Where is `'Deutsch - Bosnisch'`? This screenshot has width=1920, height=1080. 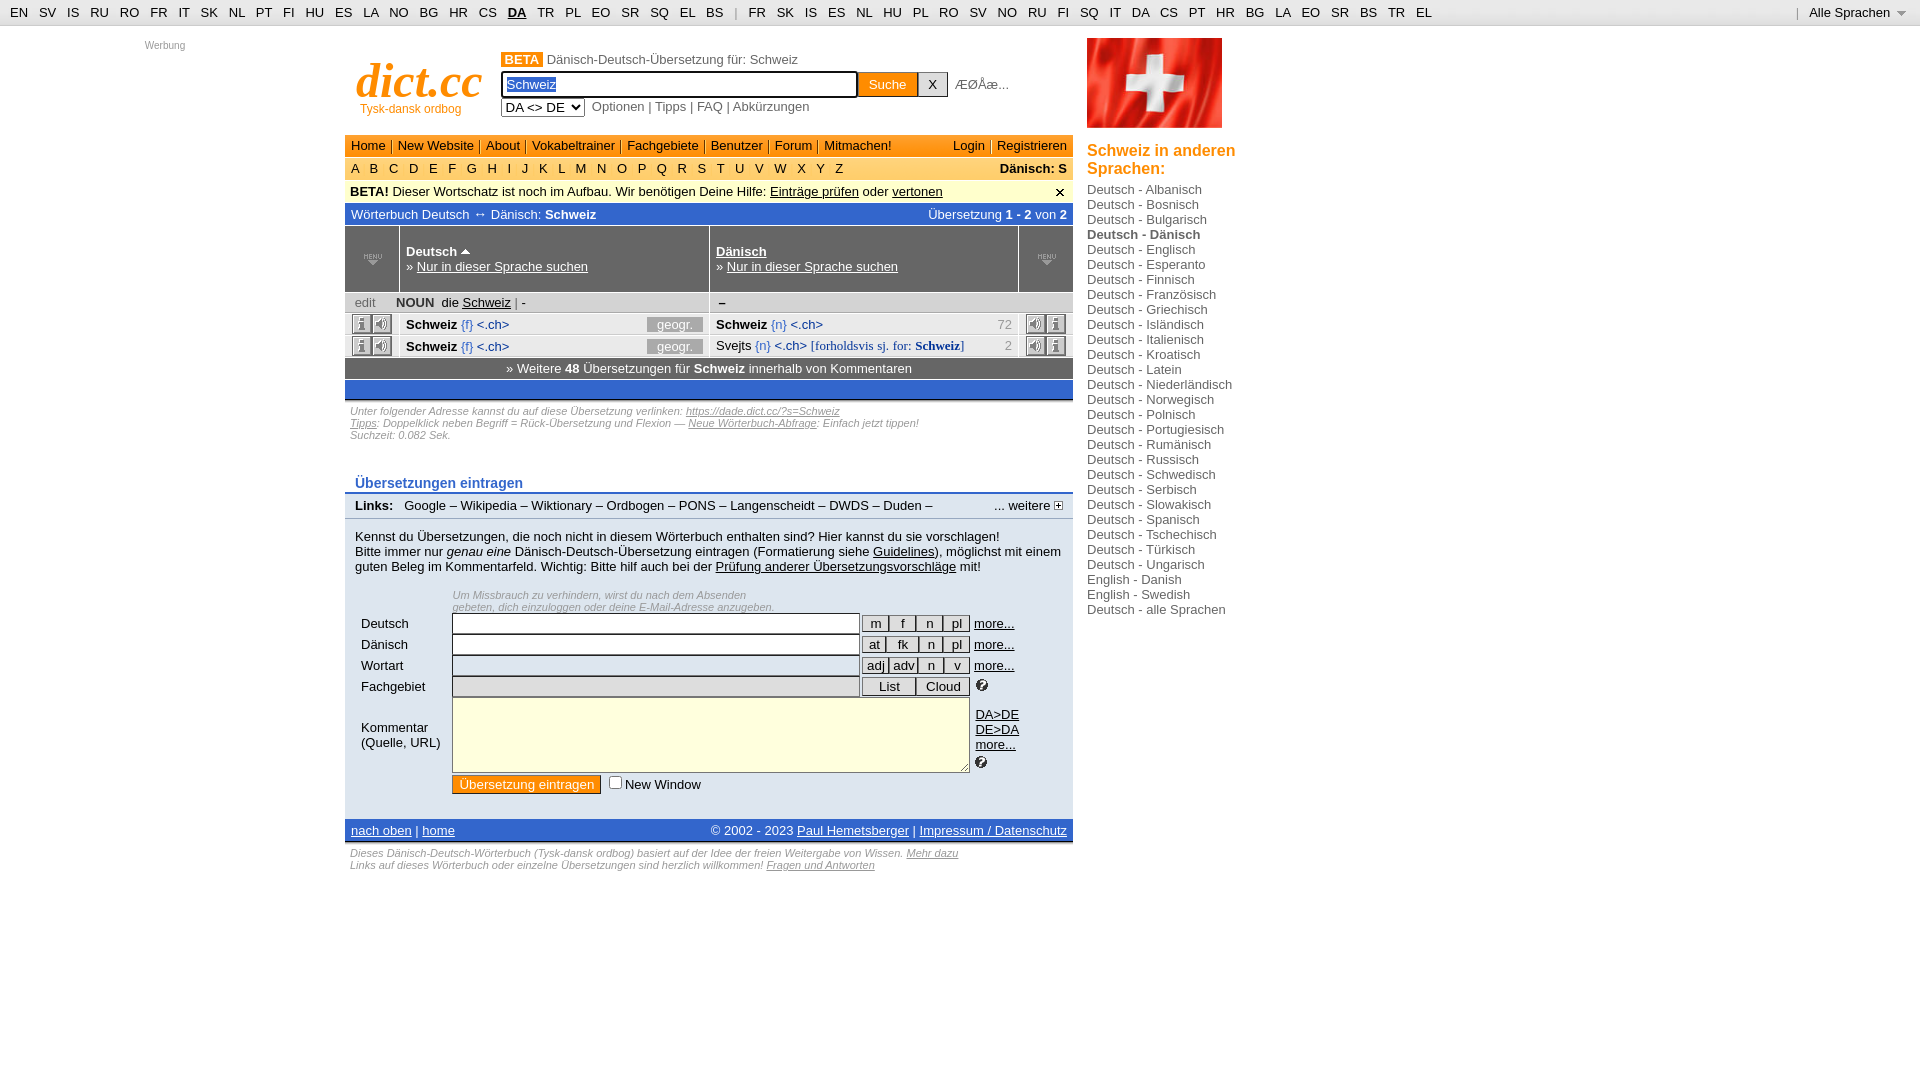 'Deutsch - Bosnisch' is located at coordinates (1142, 204).